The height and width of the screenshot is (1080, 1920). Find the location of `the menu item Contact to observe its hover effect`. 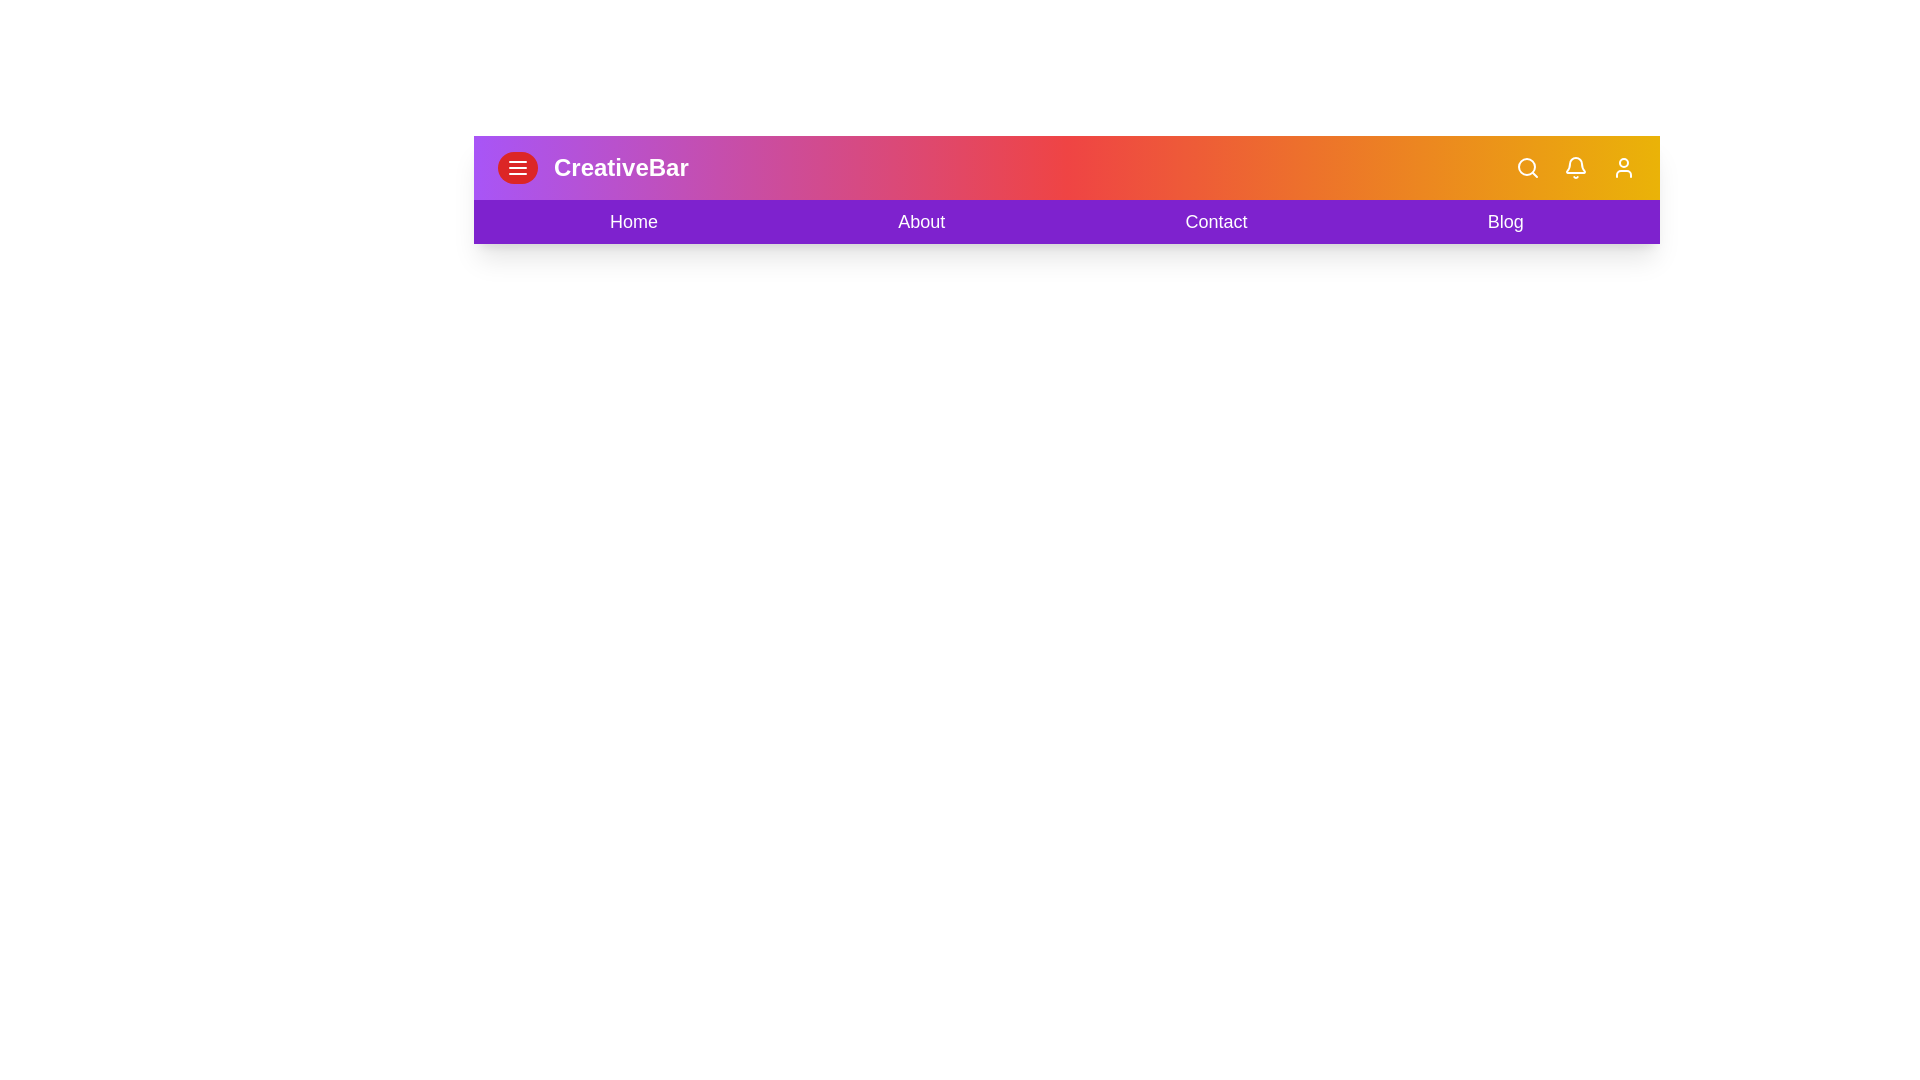

the menu item Contact to observe its hover effect is located at coordinates (1216, 222).